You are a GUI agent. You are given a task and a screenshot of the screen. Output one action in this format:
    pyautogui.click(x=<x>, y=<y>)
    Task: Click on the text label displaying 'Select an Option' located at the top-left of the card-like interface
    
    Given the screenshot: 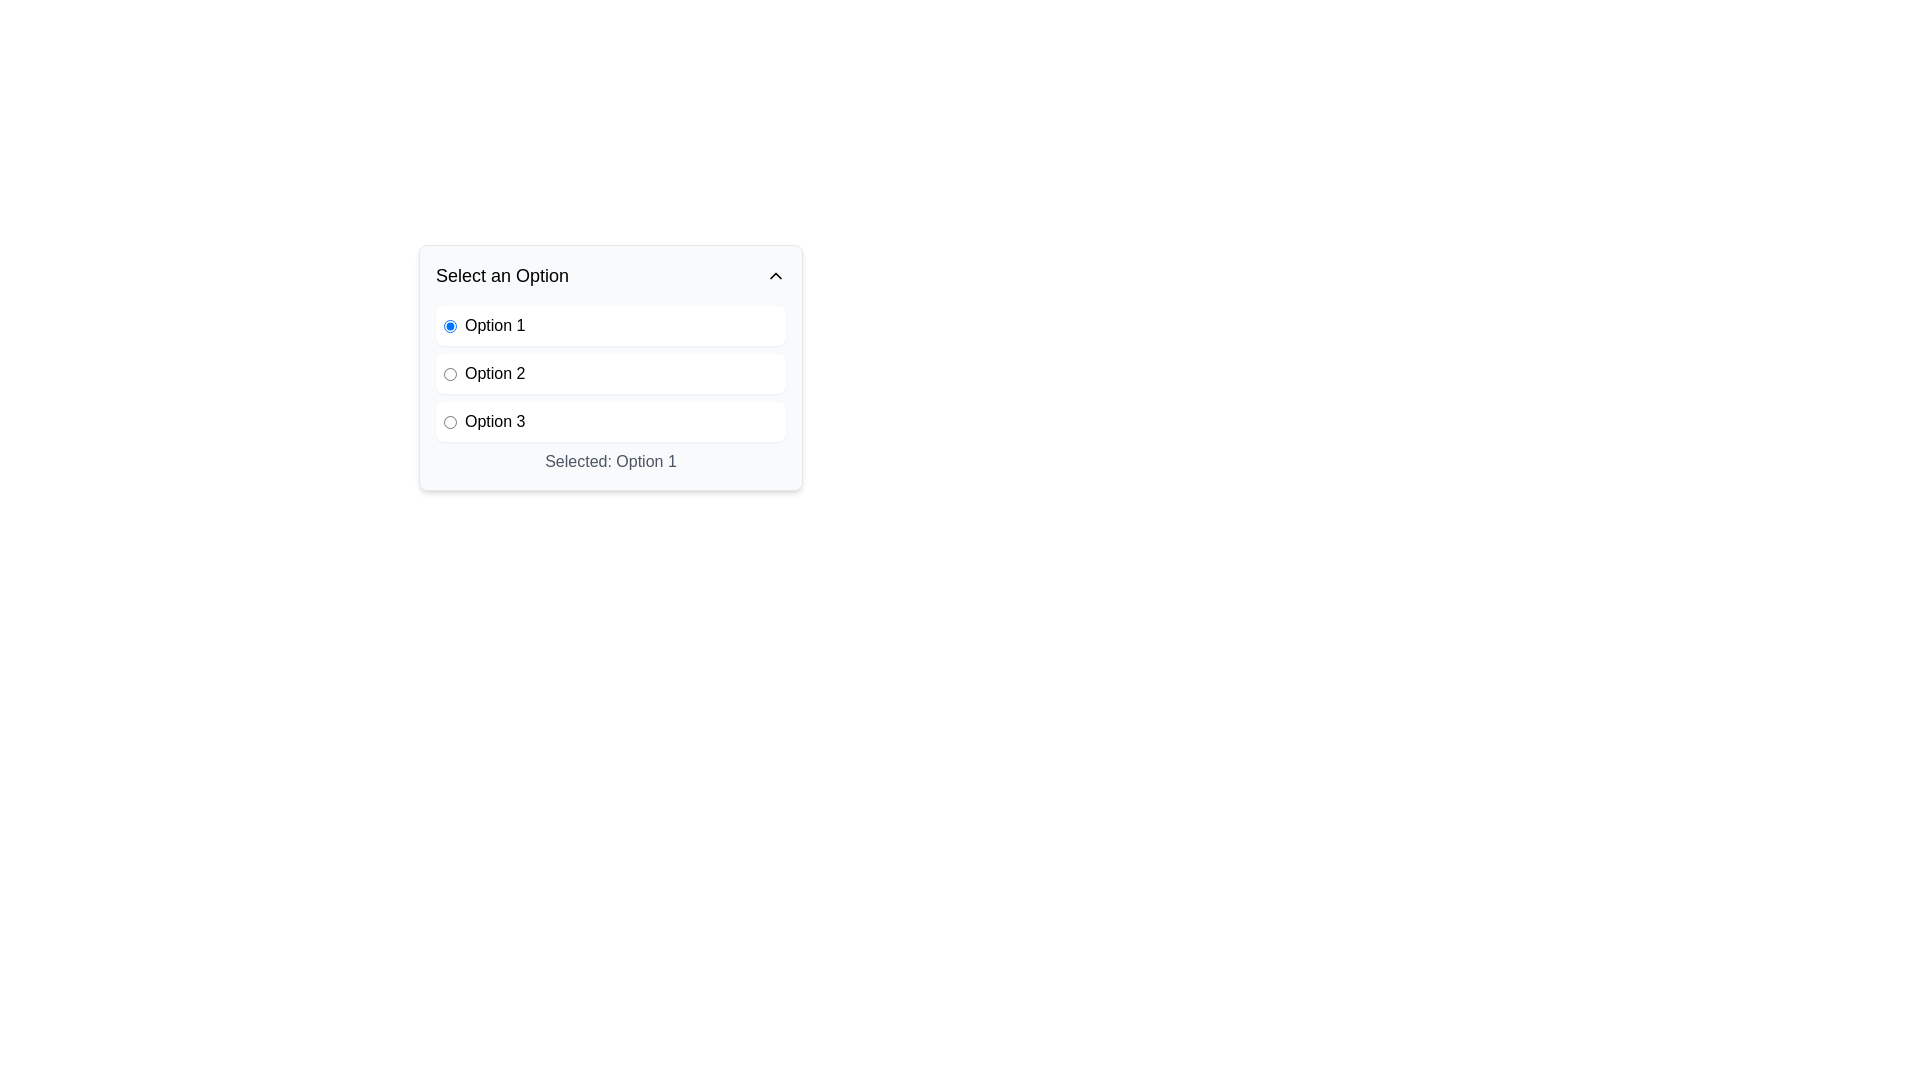 What is the action you would take?
    pyautogui.click(x=502, y=276)
    